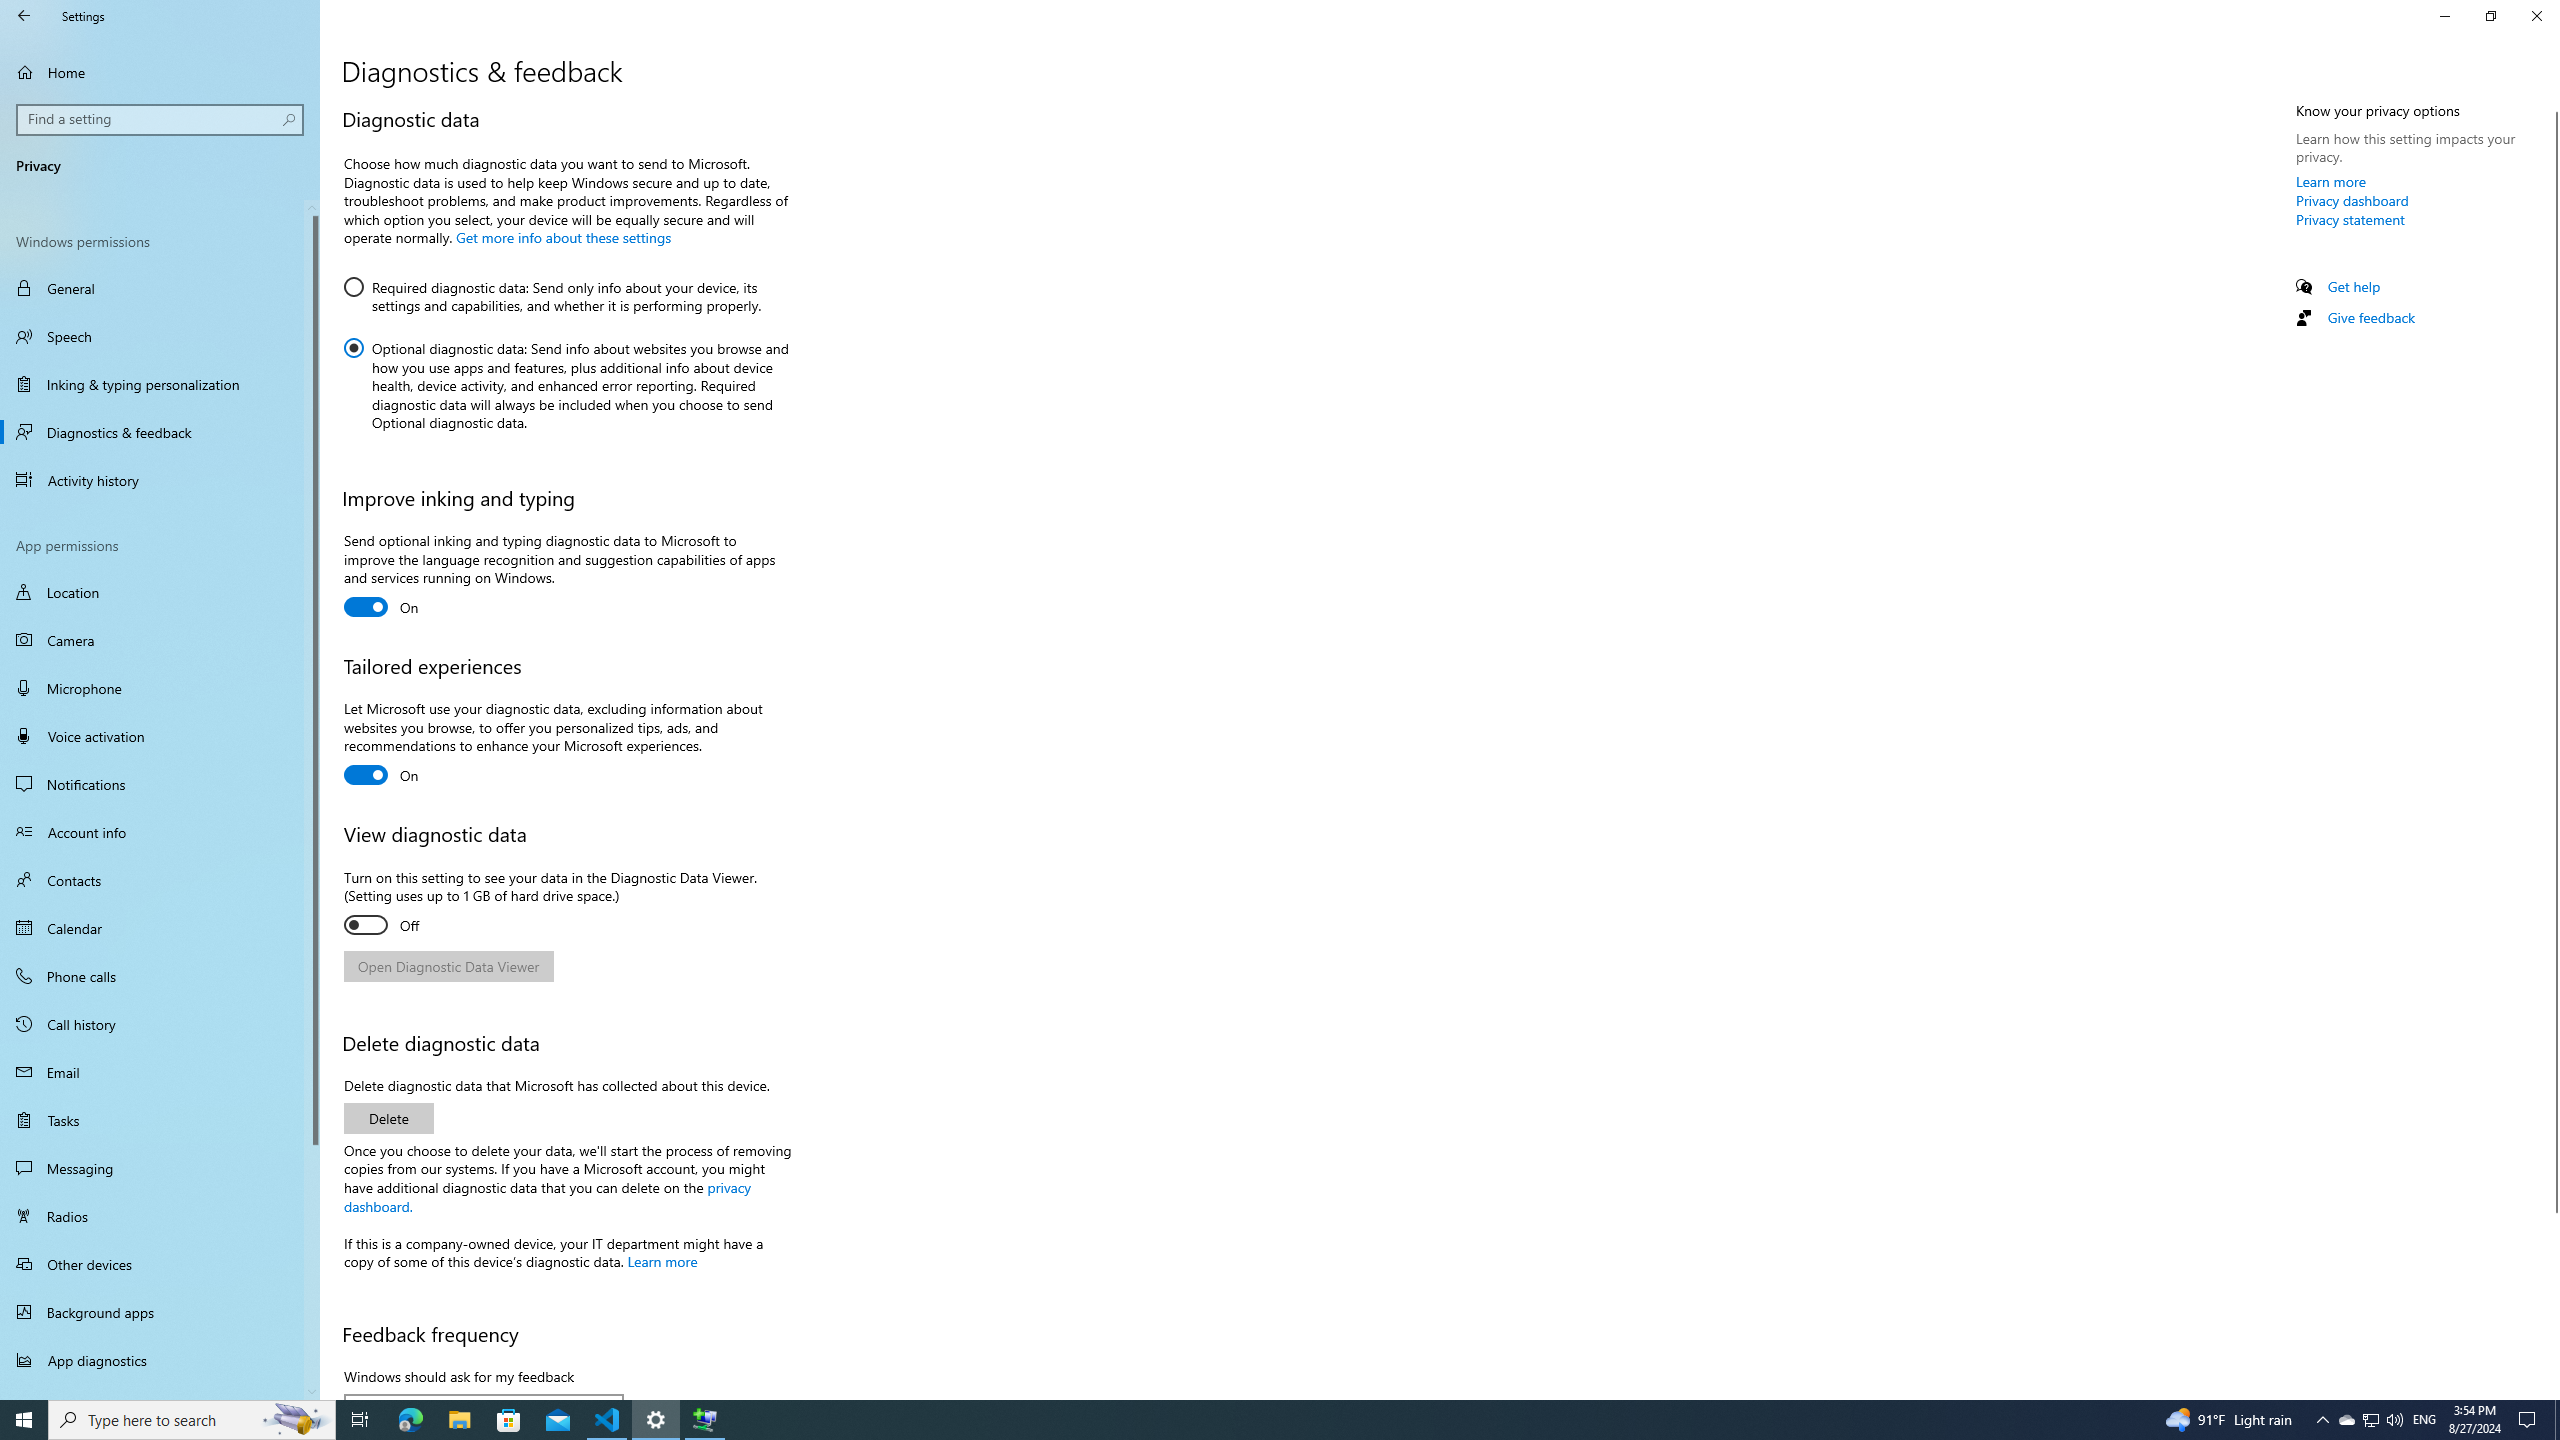 Image resolution: width=2560 pixels, height=1440 pixels. Describe the element at coordinates (2490, 15) in the screenshot. I see `'Restore Settings'` at that location.